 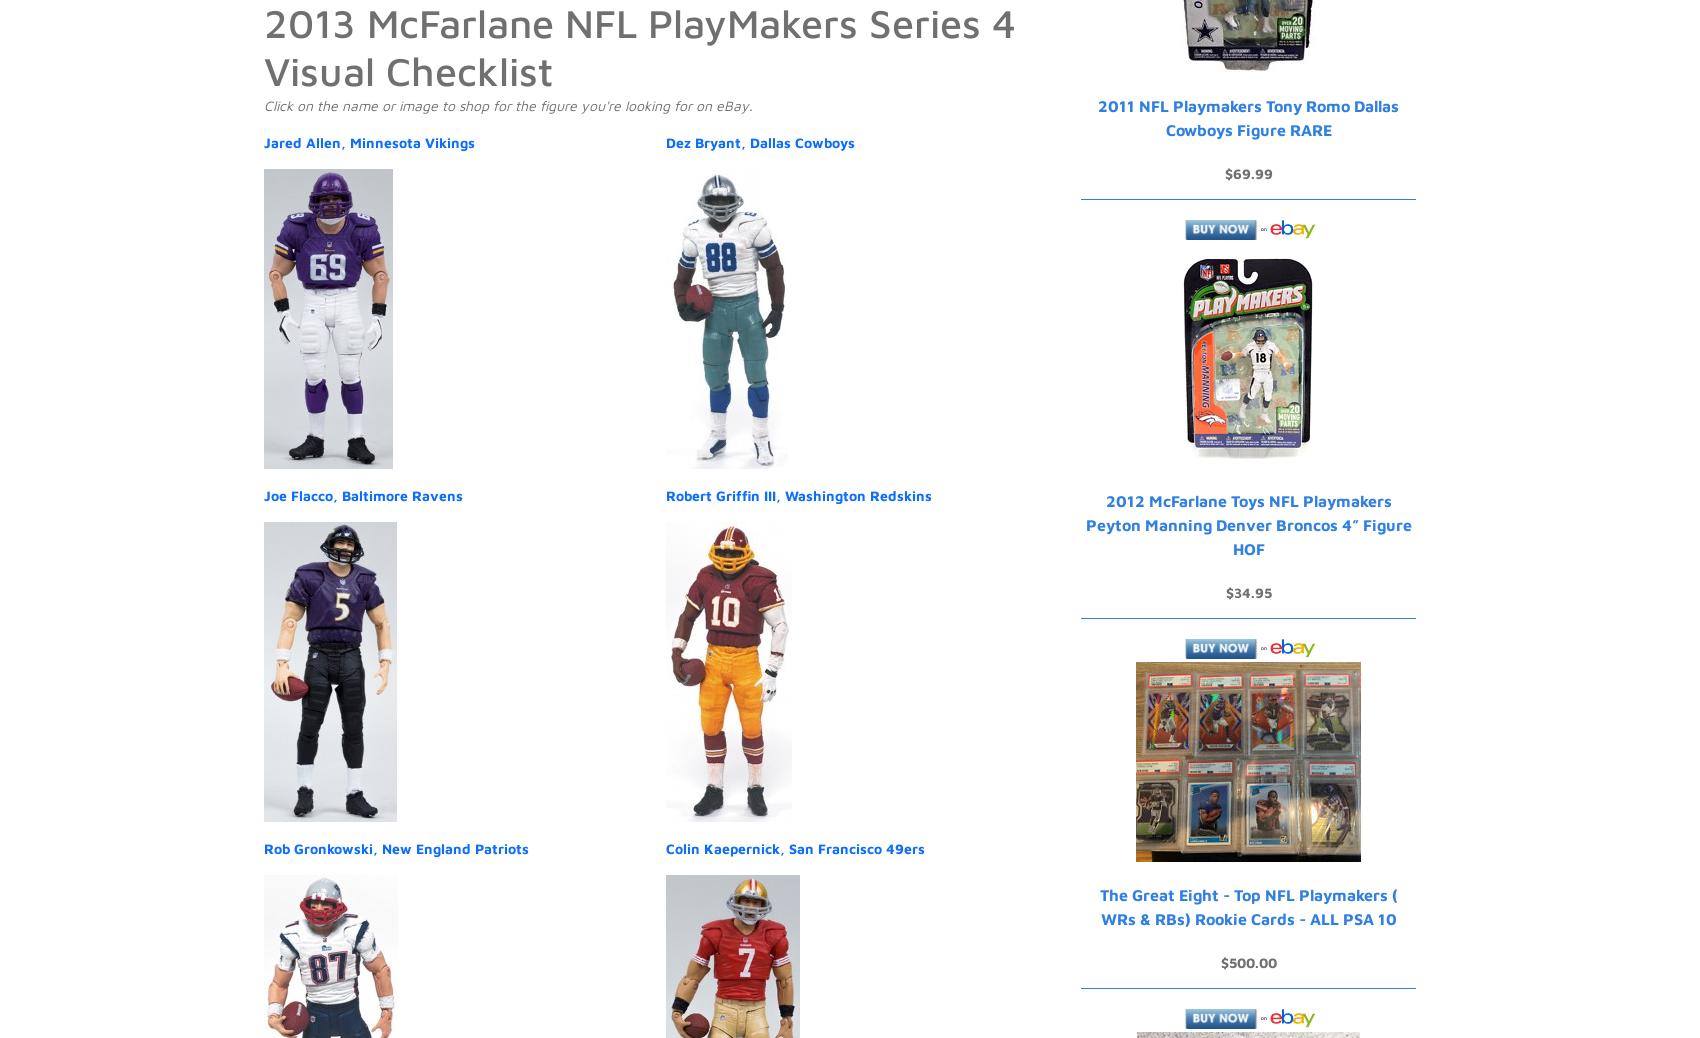 I want to click on 'Advertise', so click(x=710, y=834).